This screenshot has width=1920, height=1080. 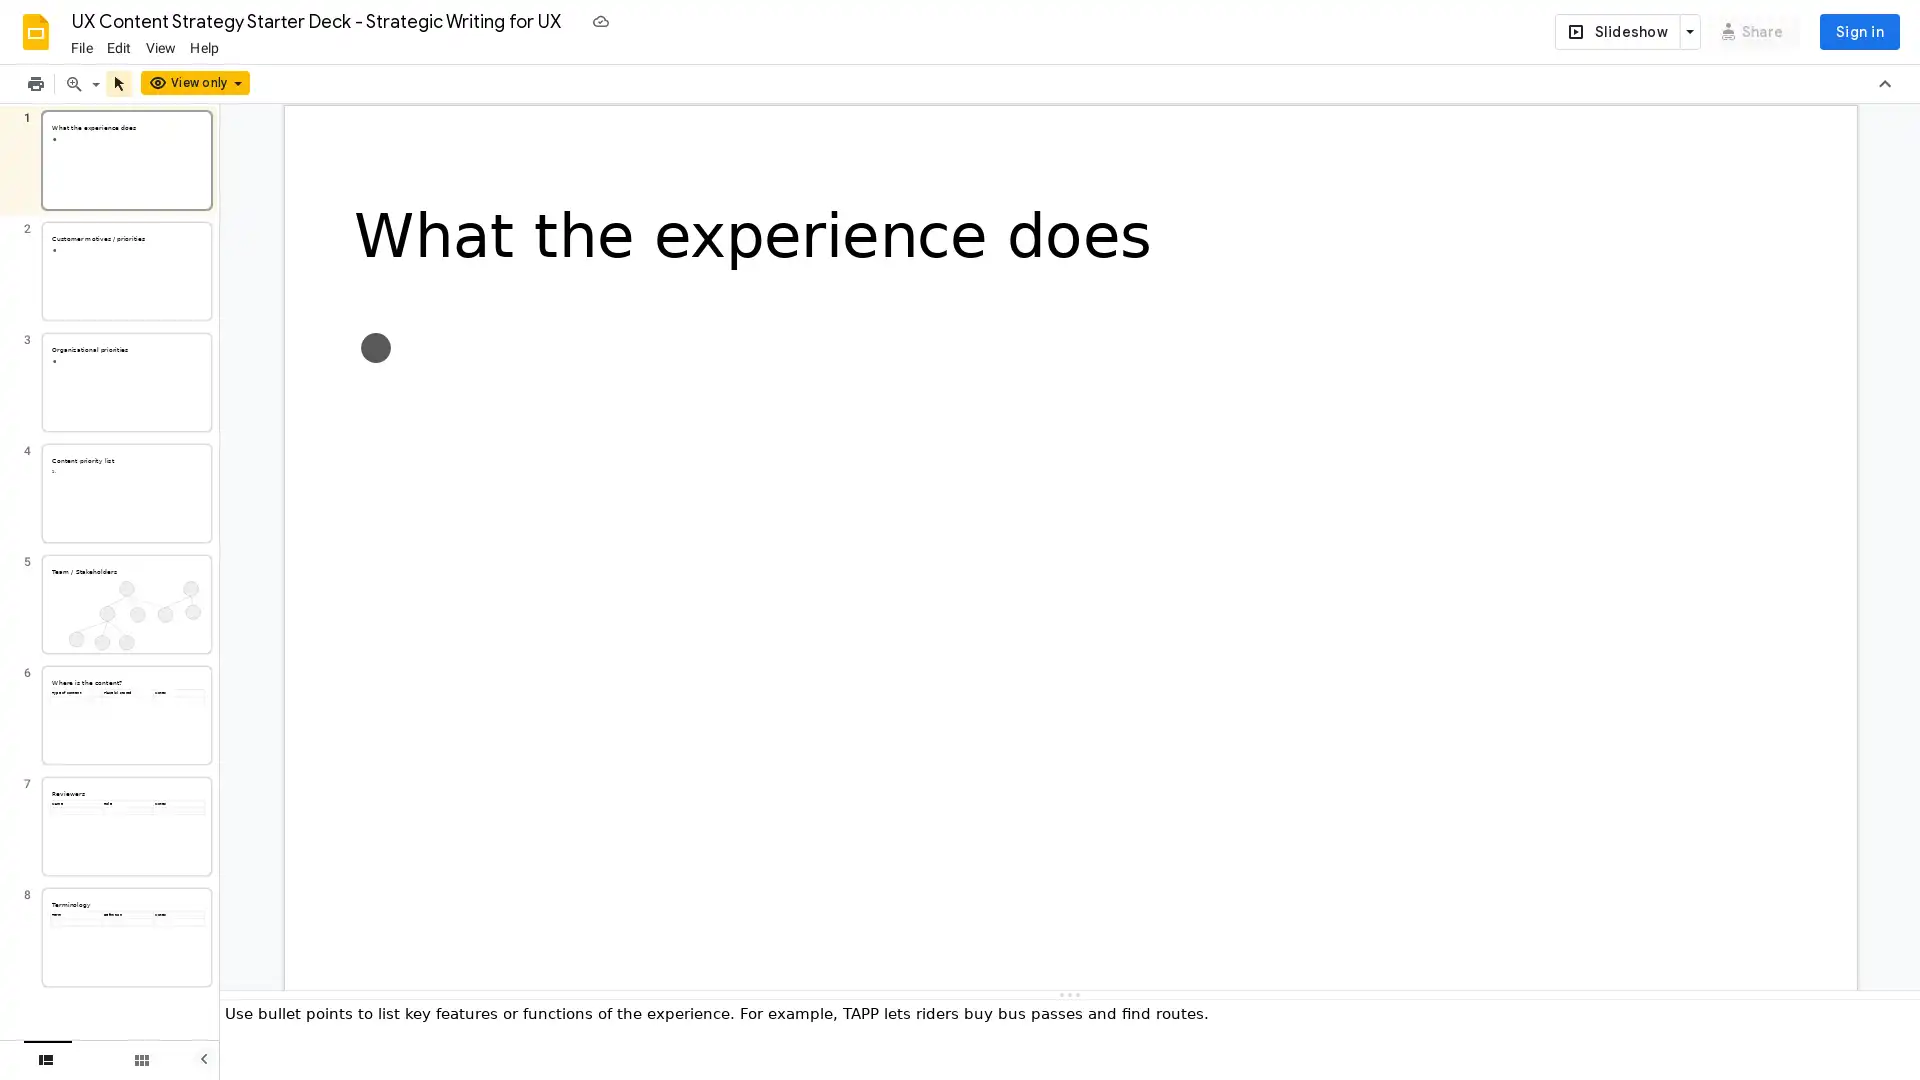 What do you see at coordinates (1616, 31) in the screenshot?
I see `Start slideshow (+Enter)` at bounding box center [1616, 31].